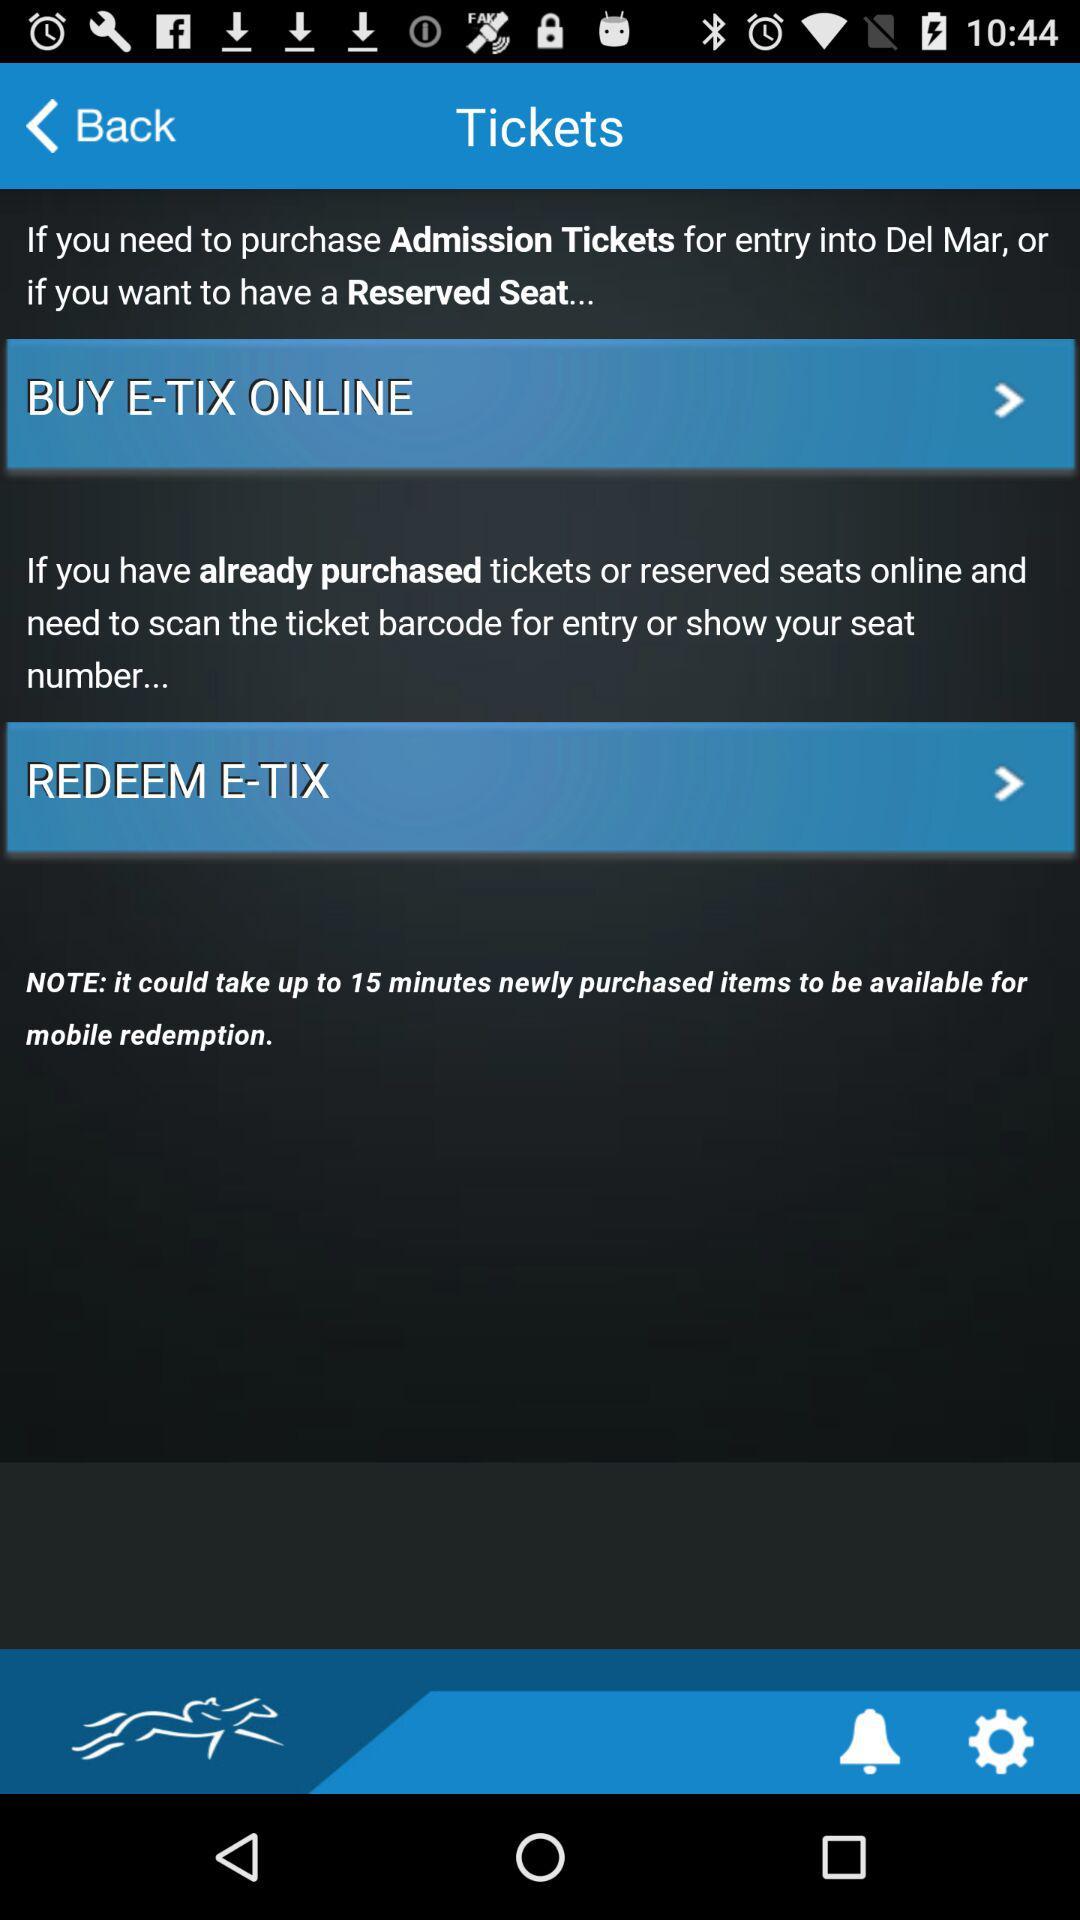 The image size is (1080, 1920). I want to click on the notifications icon, so click(869, 1862).